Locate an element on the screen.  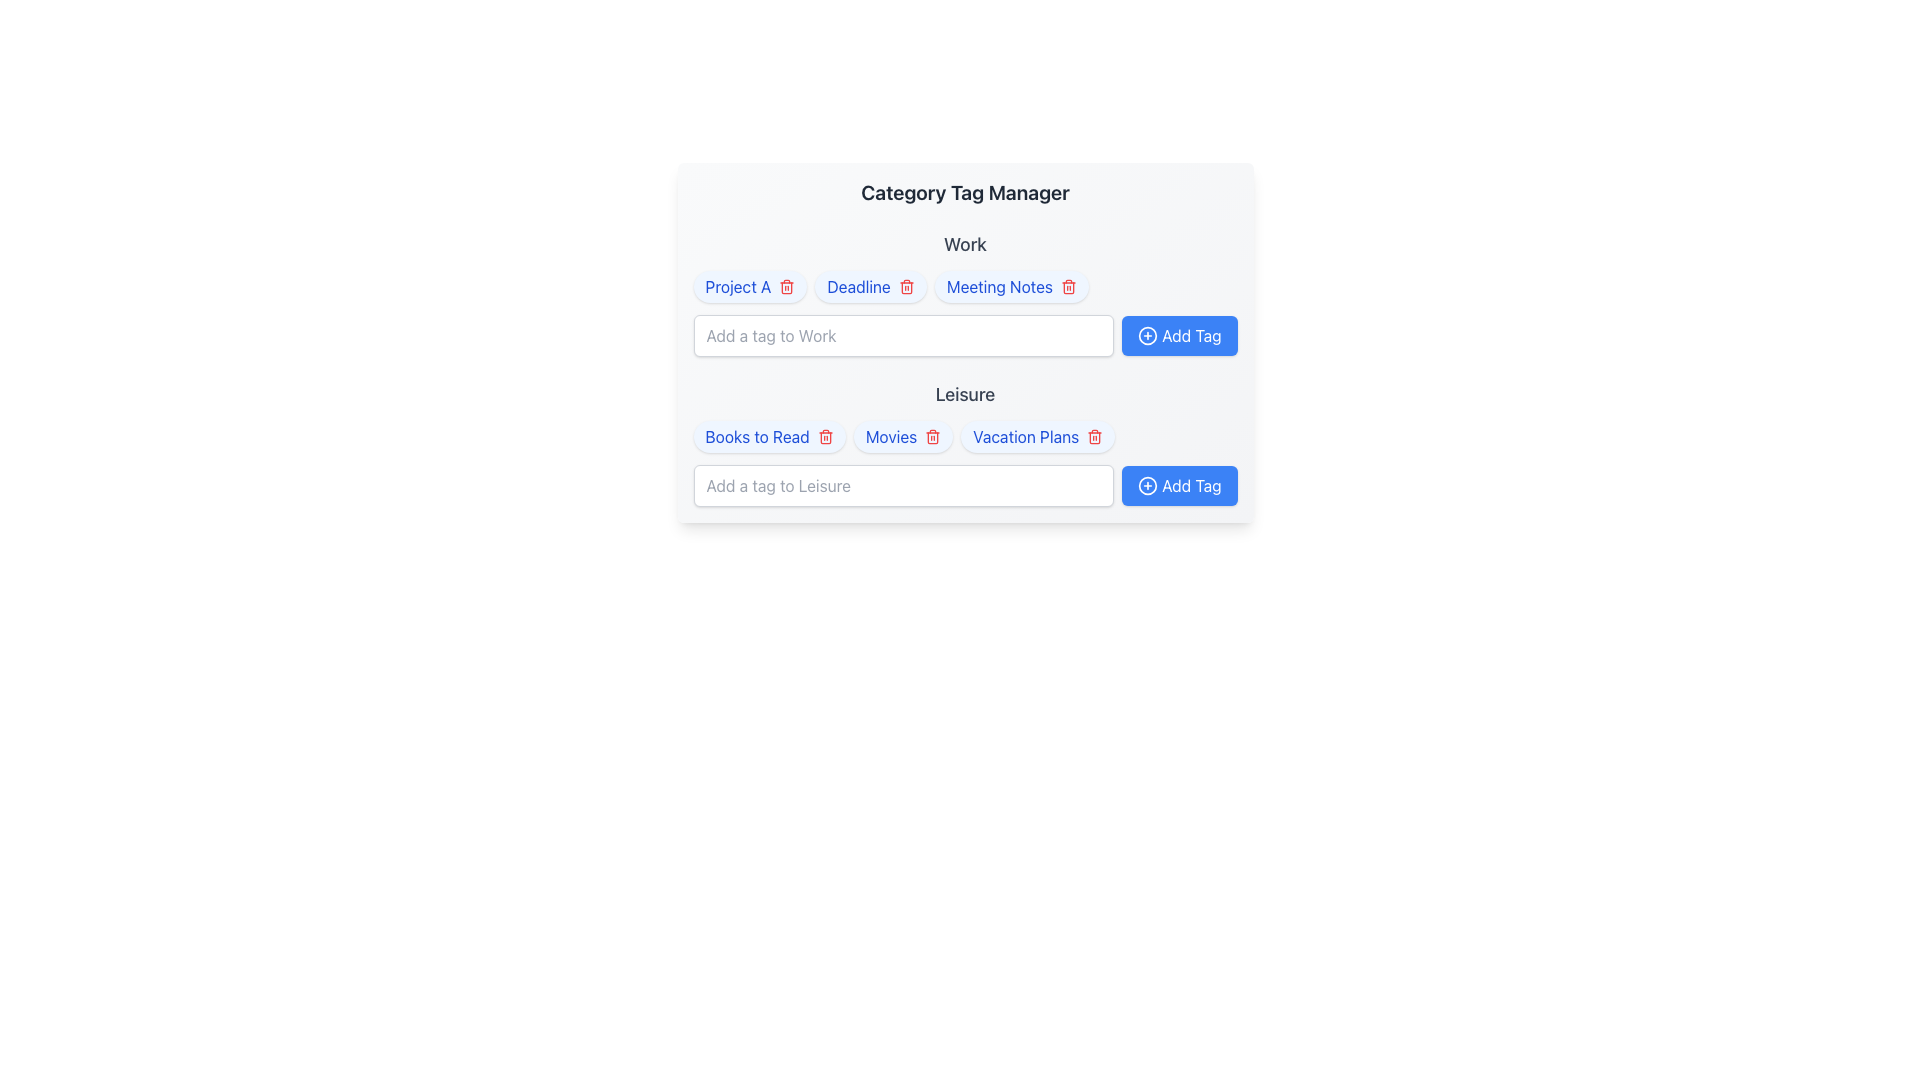
the 'Leisure' text label, which is displayed in a medium-sized, bold dark gray font and serves as a title for a section related to 'Books to Read', 'Movies', and 'Vacation Plans' is located at coordinates (965, 394).